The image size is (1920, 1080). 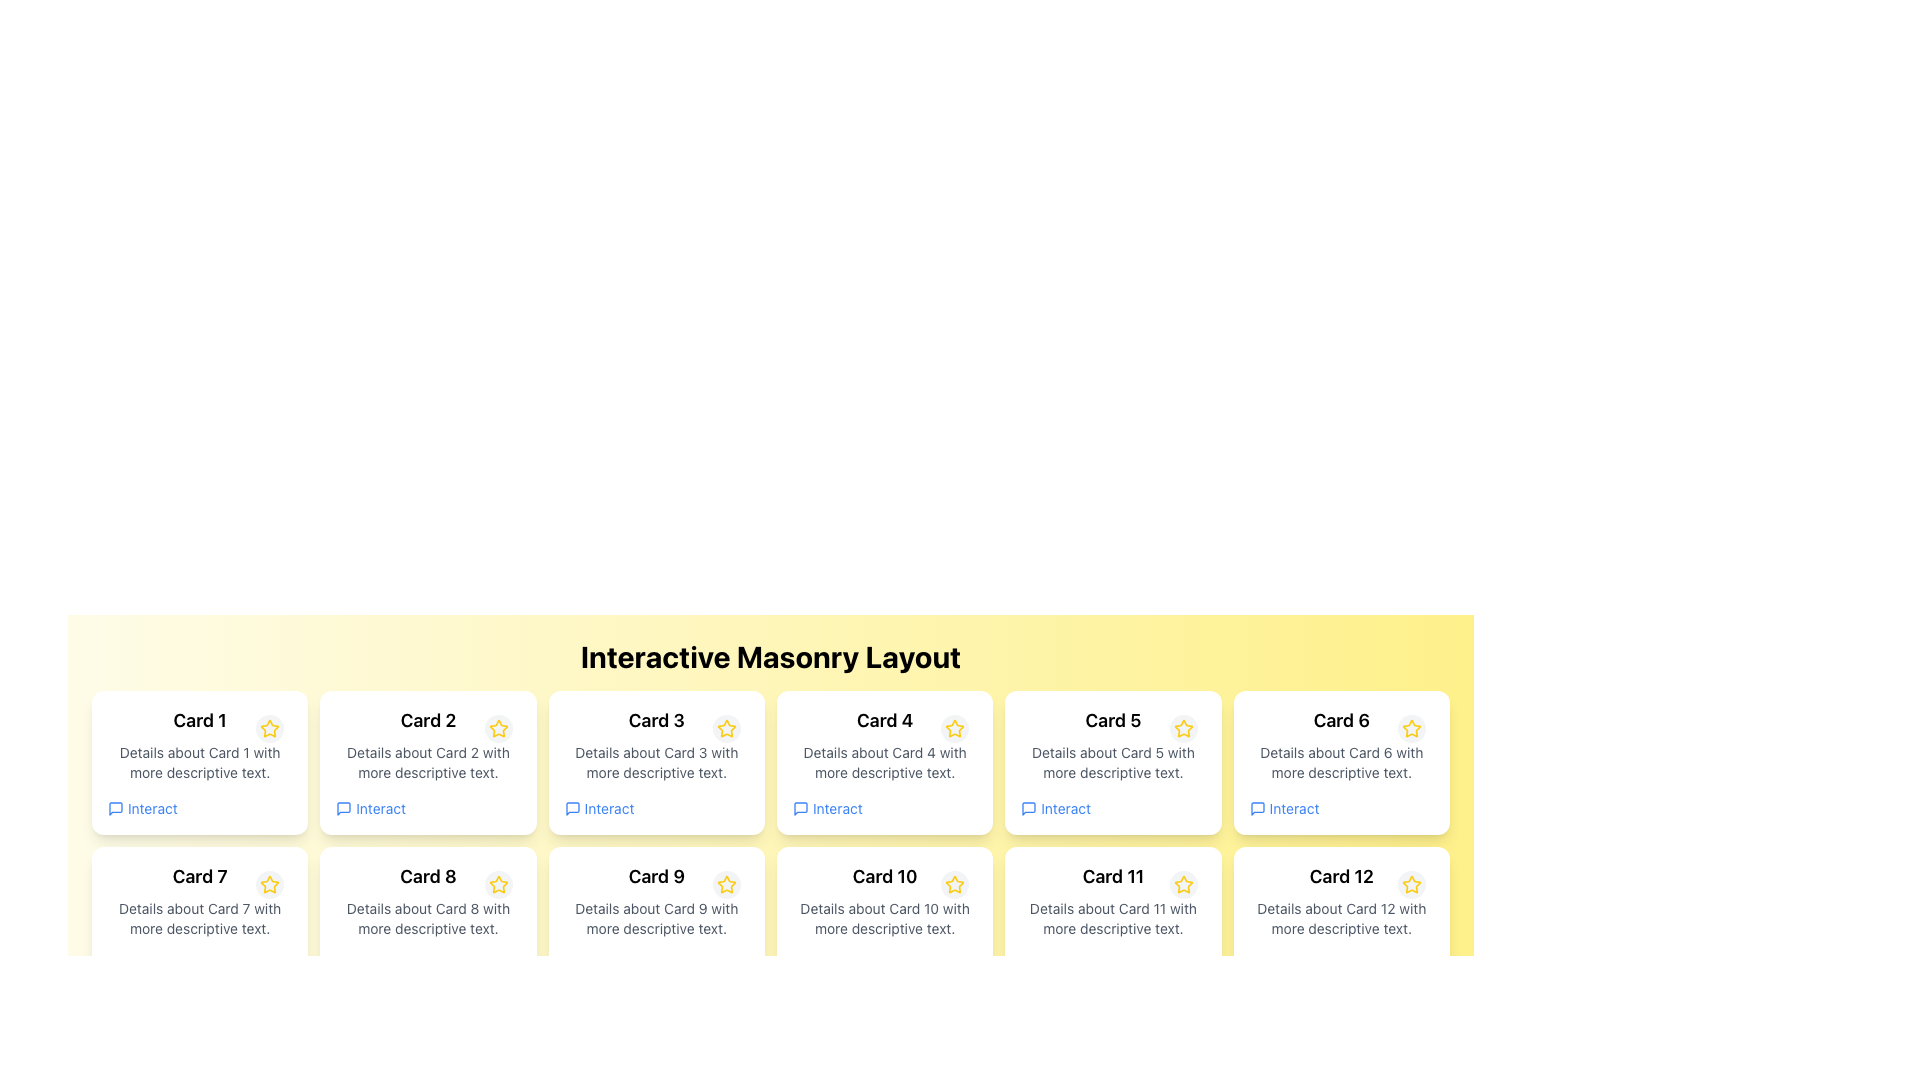 I want to click on the Static Text element containing the text 'Details about Card 8 with more descriptive text.' which is located within Card 8, below the header 'Card 8' and above the 'Interact' link, so click(x=427, y=918).